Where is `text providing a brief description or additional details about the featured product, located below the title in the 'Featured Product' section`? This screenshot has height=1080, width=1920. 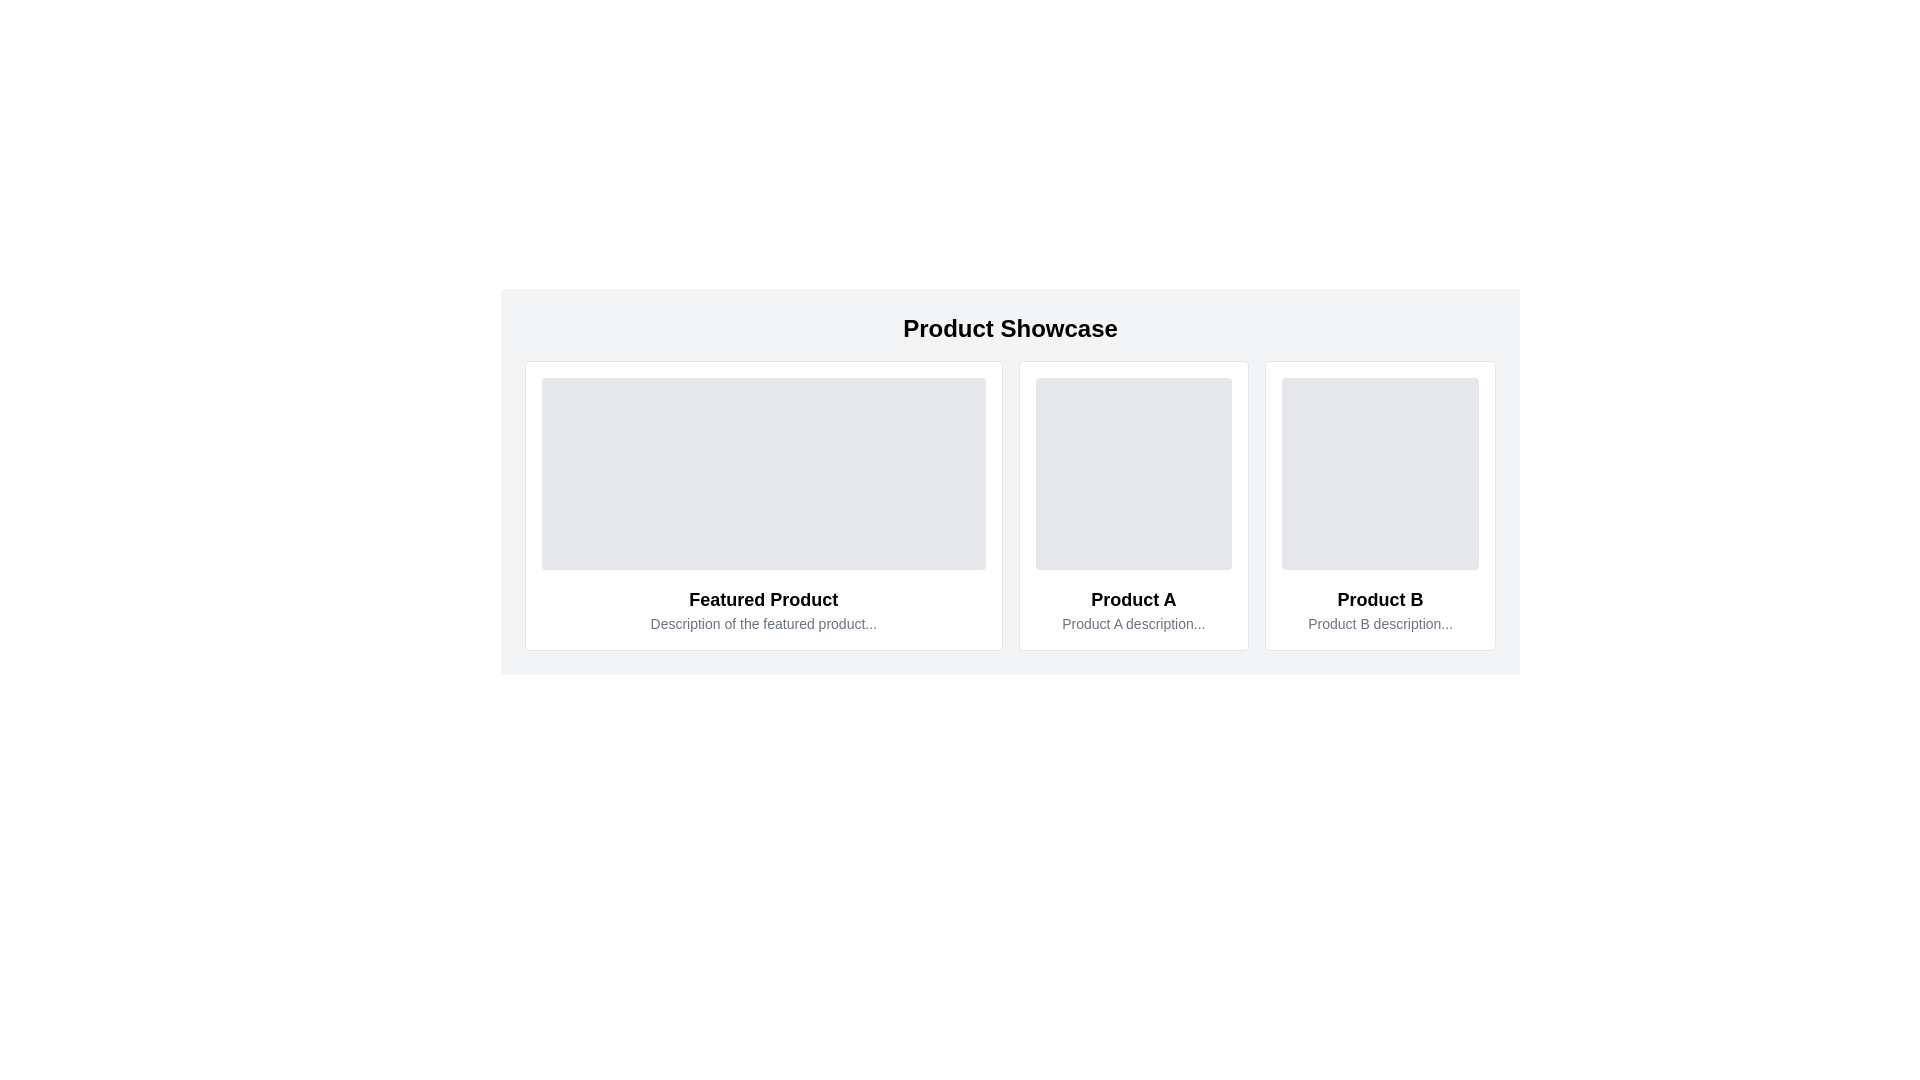 text providing a brief description or additional details about the featured product, located below the title in the 'Featured Product' section is located at coordinates (762, 623).